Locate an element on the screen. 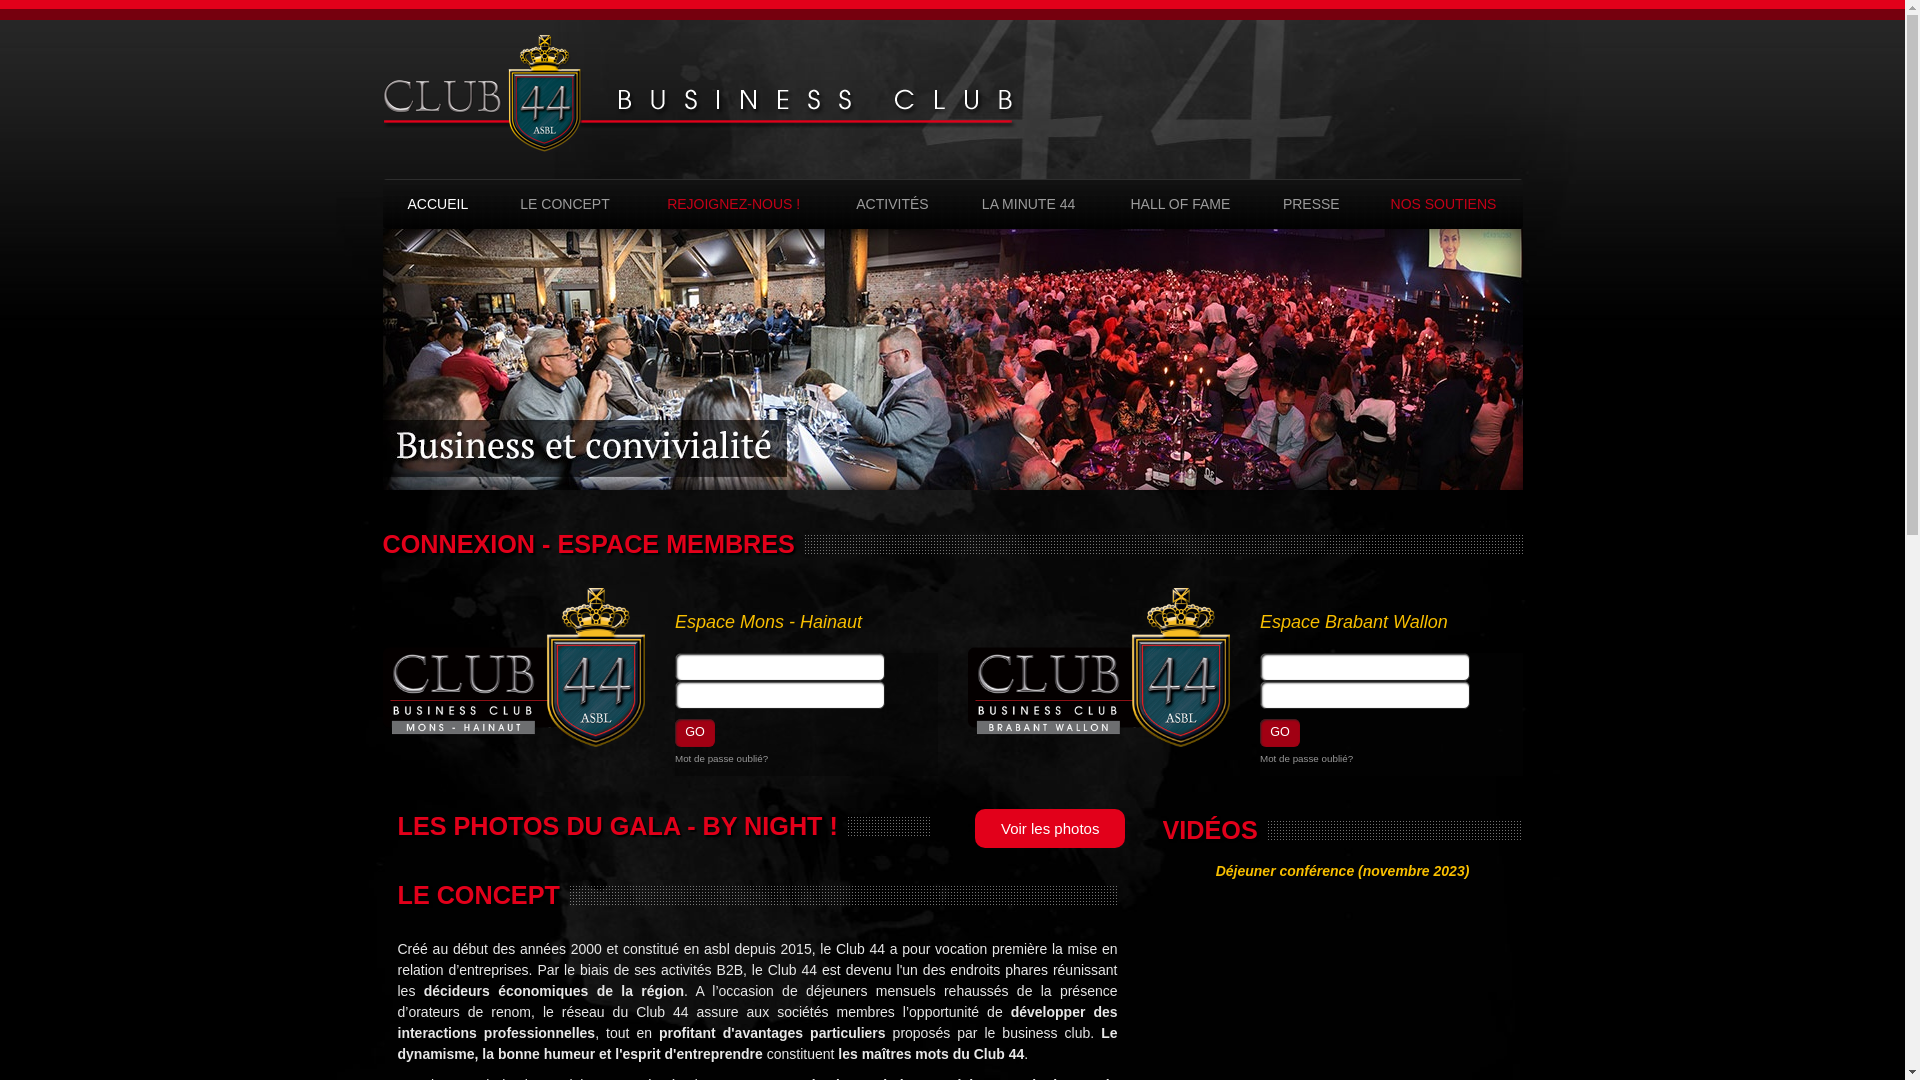 This screenshot has width=1920, height=1080. 'GO' is located at coordinates (1280, 732).